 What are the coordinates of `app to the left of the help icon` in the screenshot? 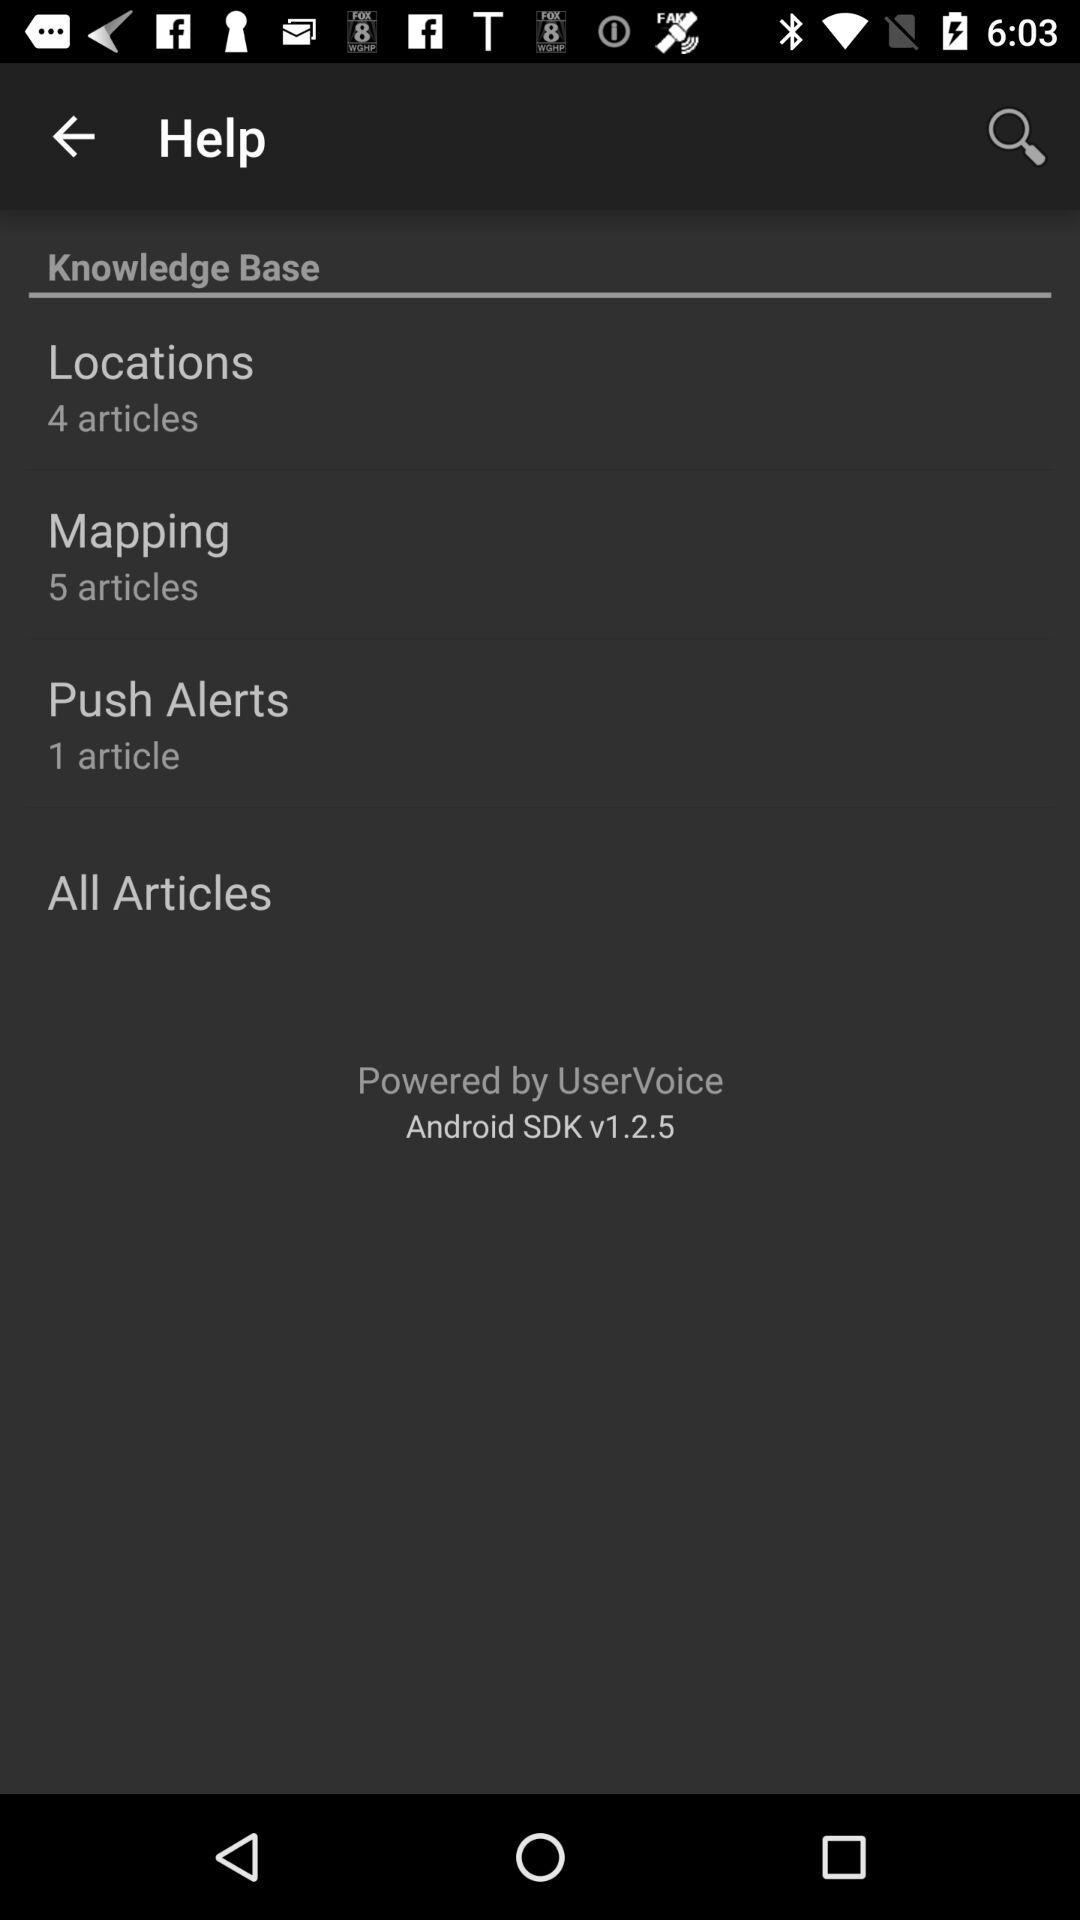 It's located at (72, 135).